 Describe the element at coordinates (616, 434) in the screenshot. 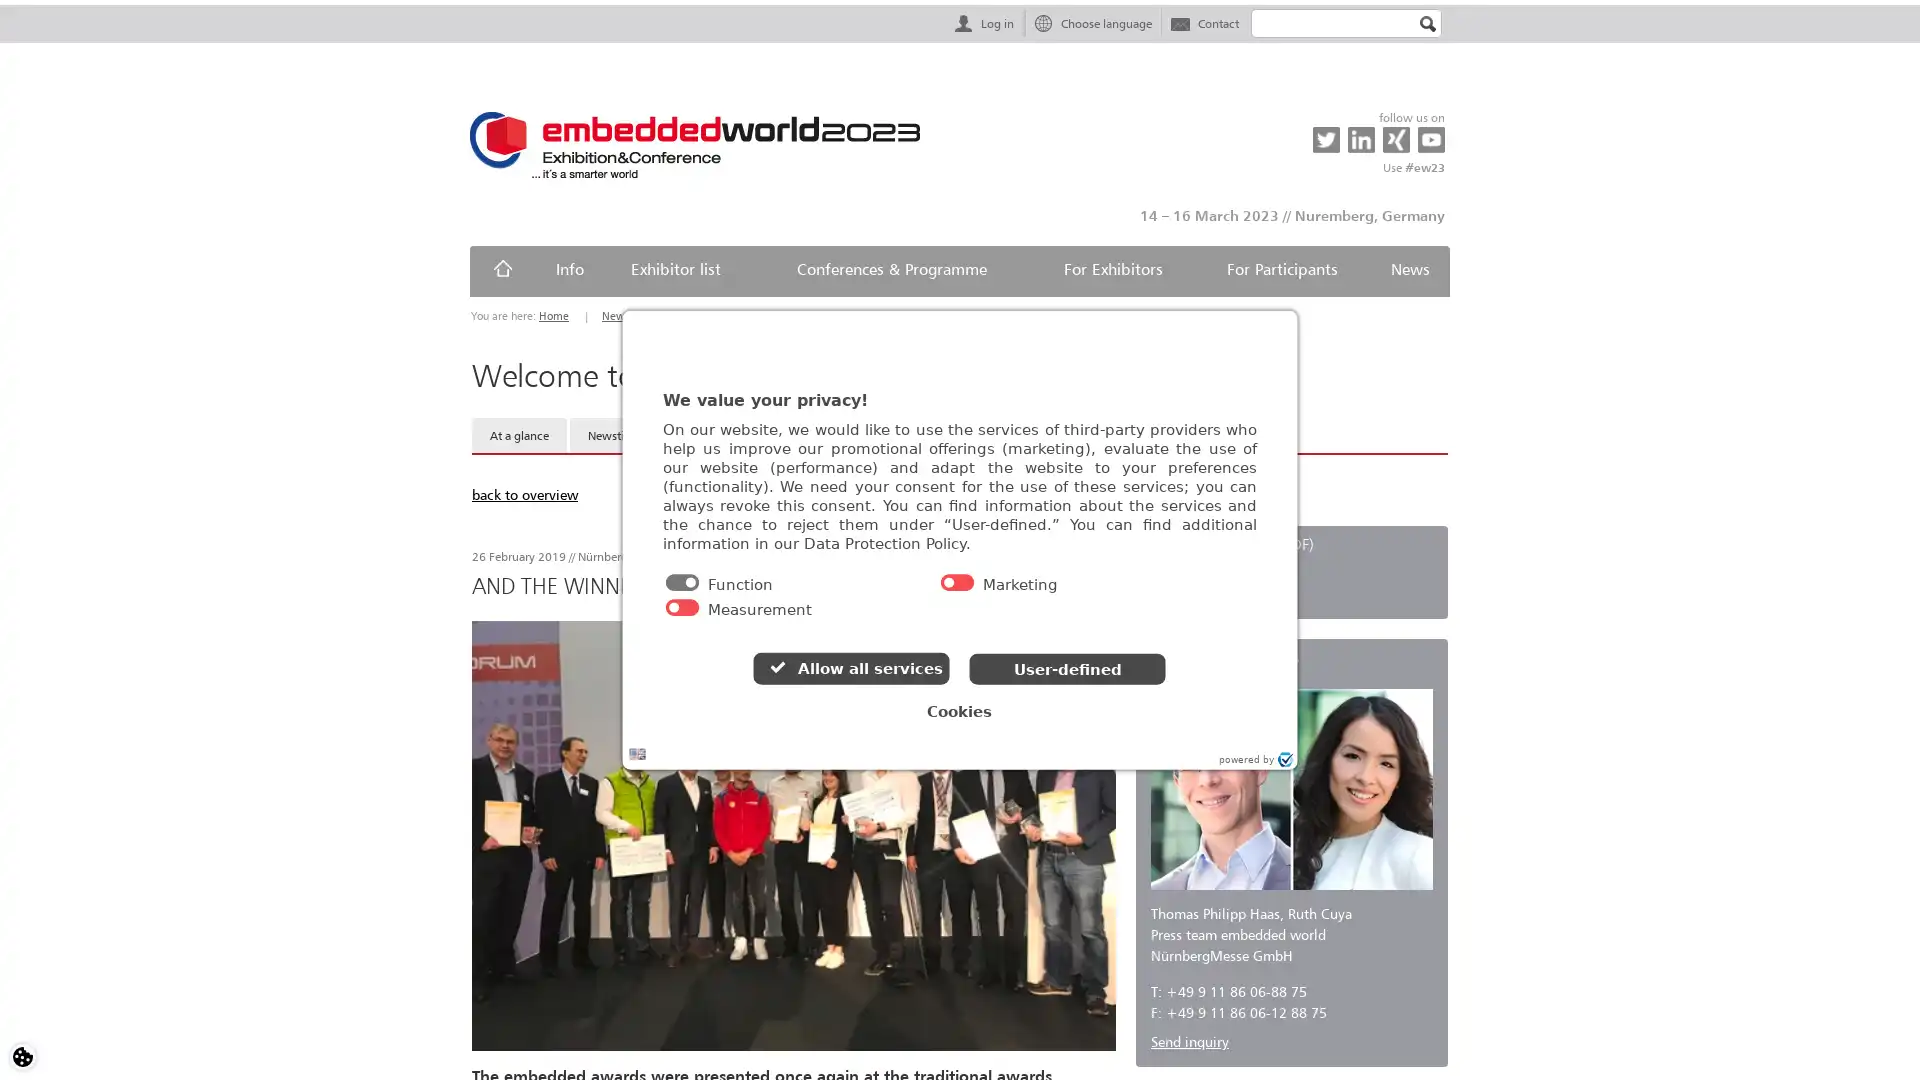

I see `Newsticker` at that location.